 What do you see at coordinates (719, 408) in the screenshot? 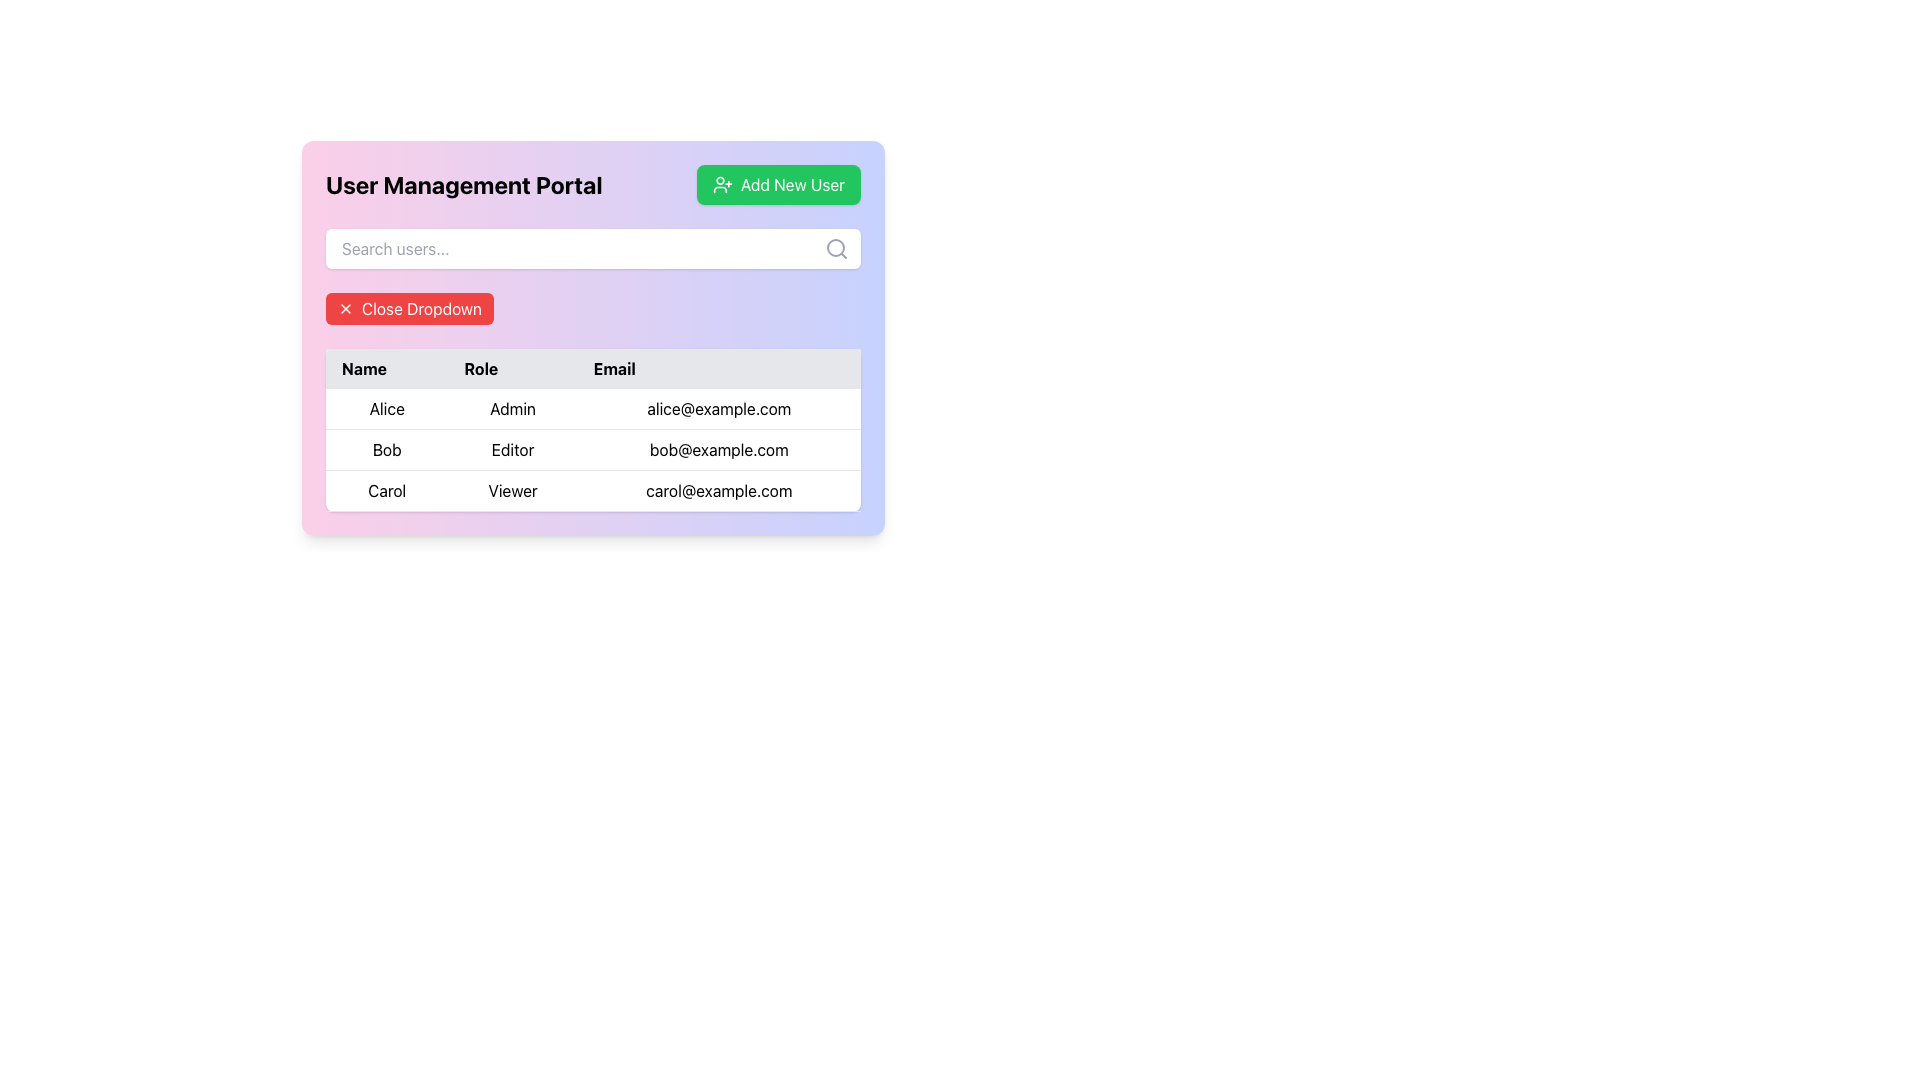
I see `the static text element displaying the email address 'alice@example.com' located in the third cell of the row starting with 'Alice' in the table` at bounding box center [719, 408].